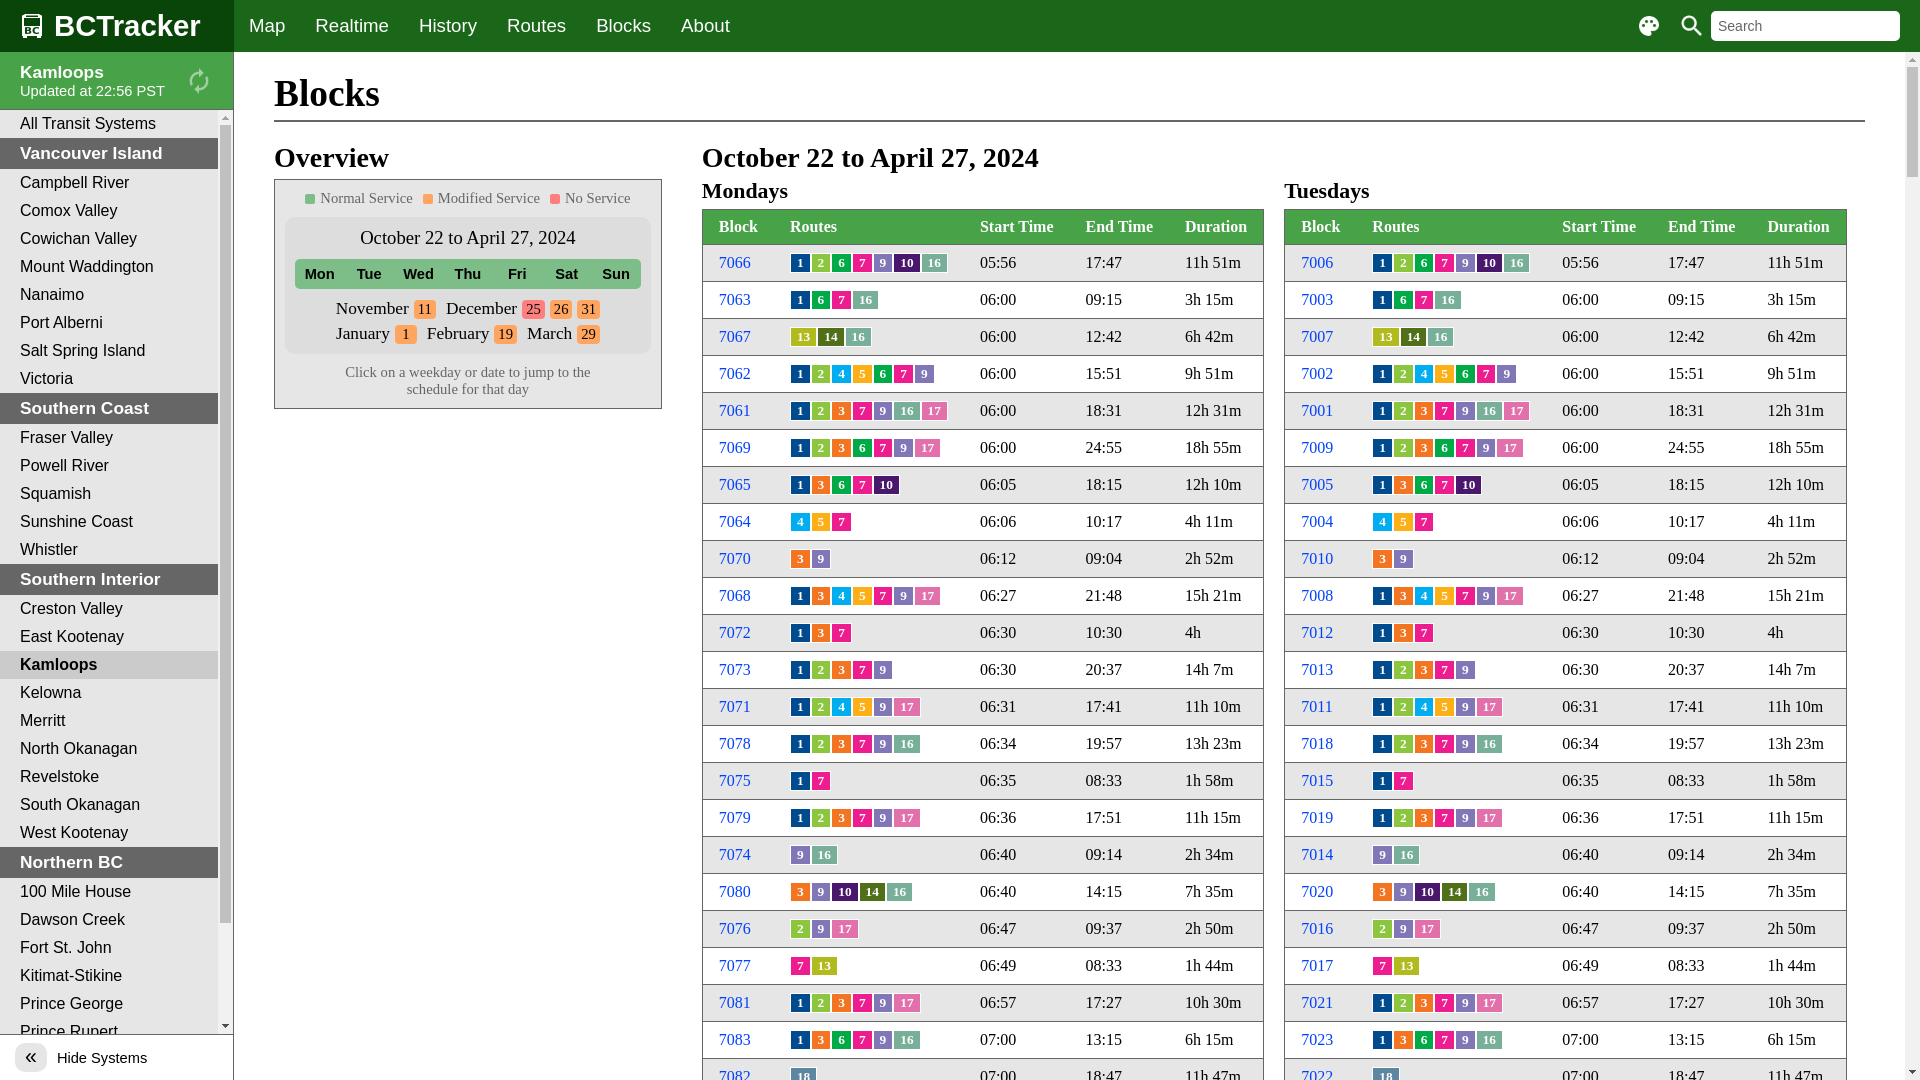 The width and height of the screenshot is (1920, 1080). I want to click on '9', so click(882, 1002).